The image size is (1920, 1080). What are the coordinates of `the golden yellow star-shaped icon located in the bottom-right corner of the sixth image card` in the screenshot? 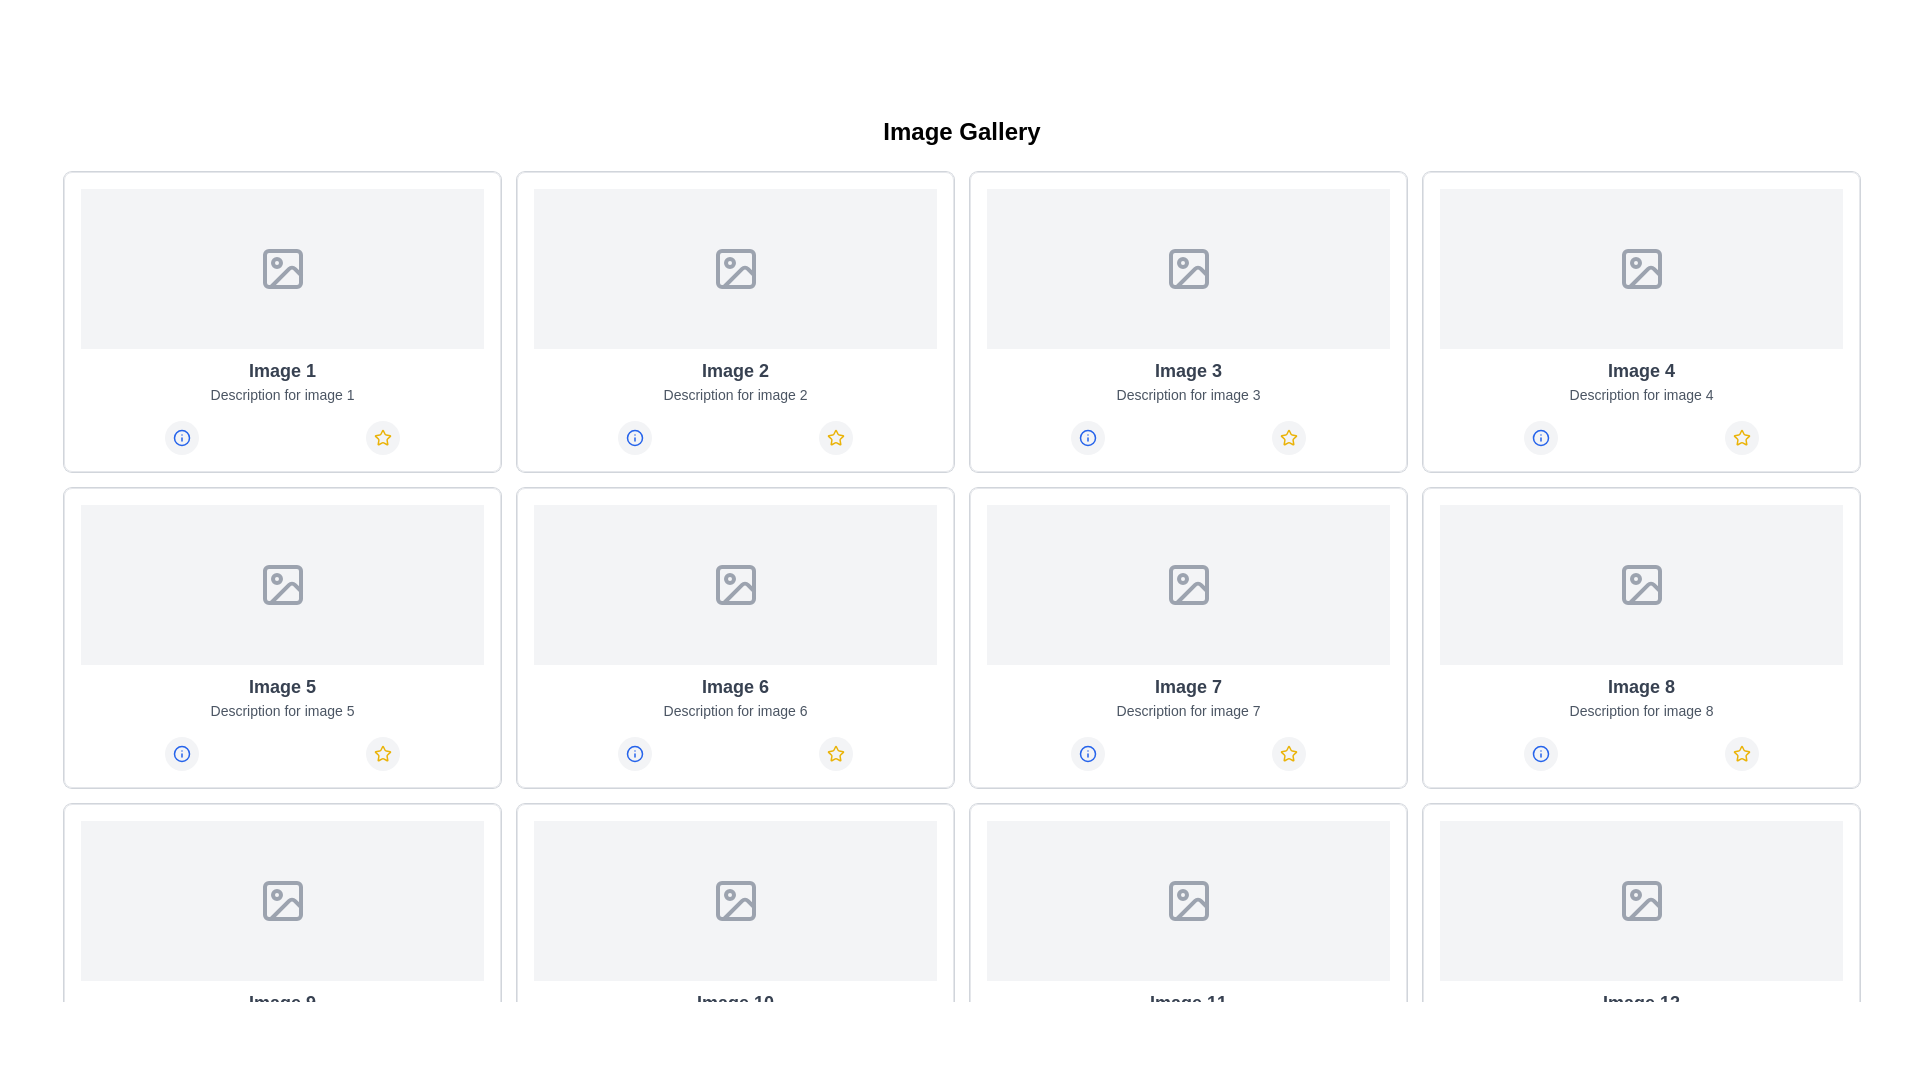 It's located at (836, 753).